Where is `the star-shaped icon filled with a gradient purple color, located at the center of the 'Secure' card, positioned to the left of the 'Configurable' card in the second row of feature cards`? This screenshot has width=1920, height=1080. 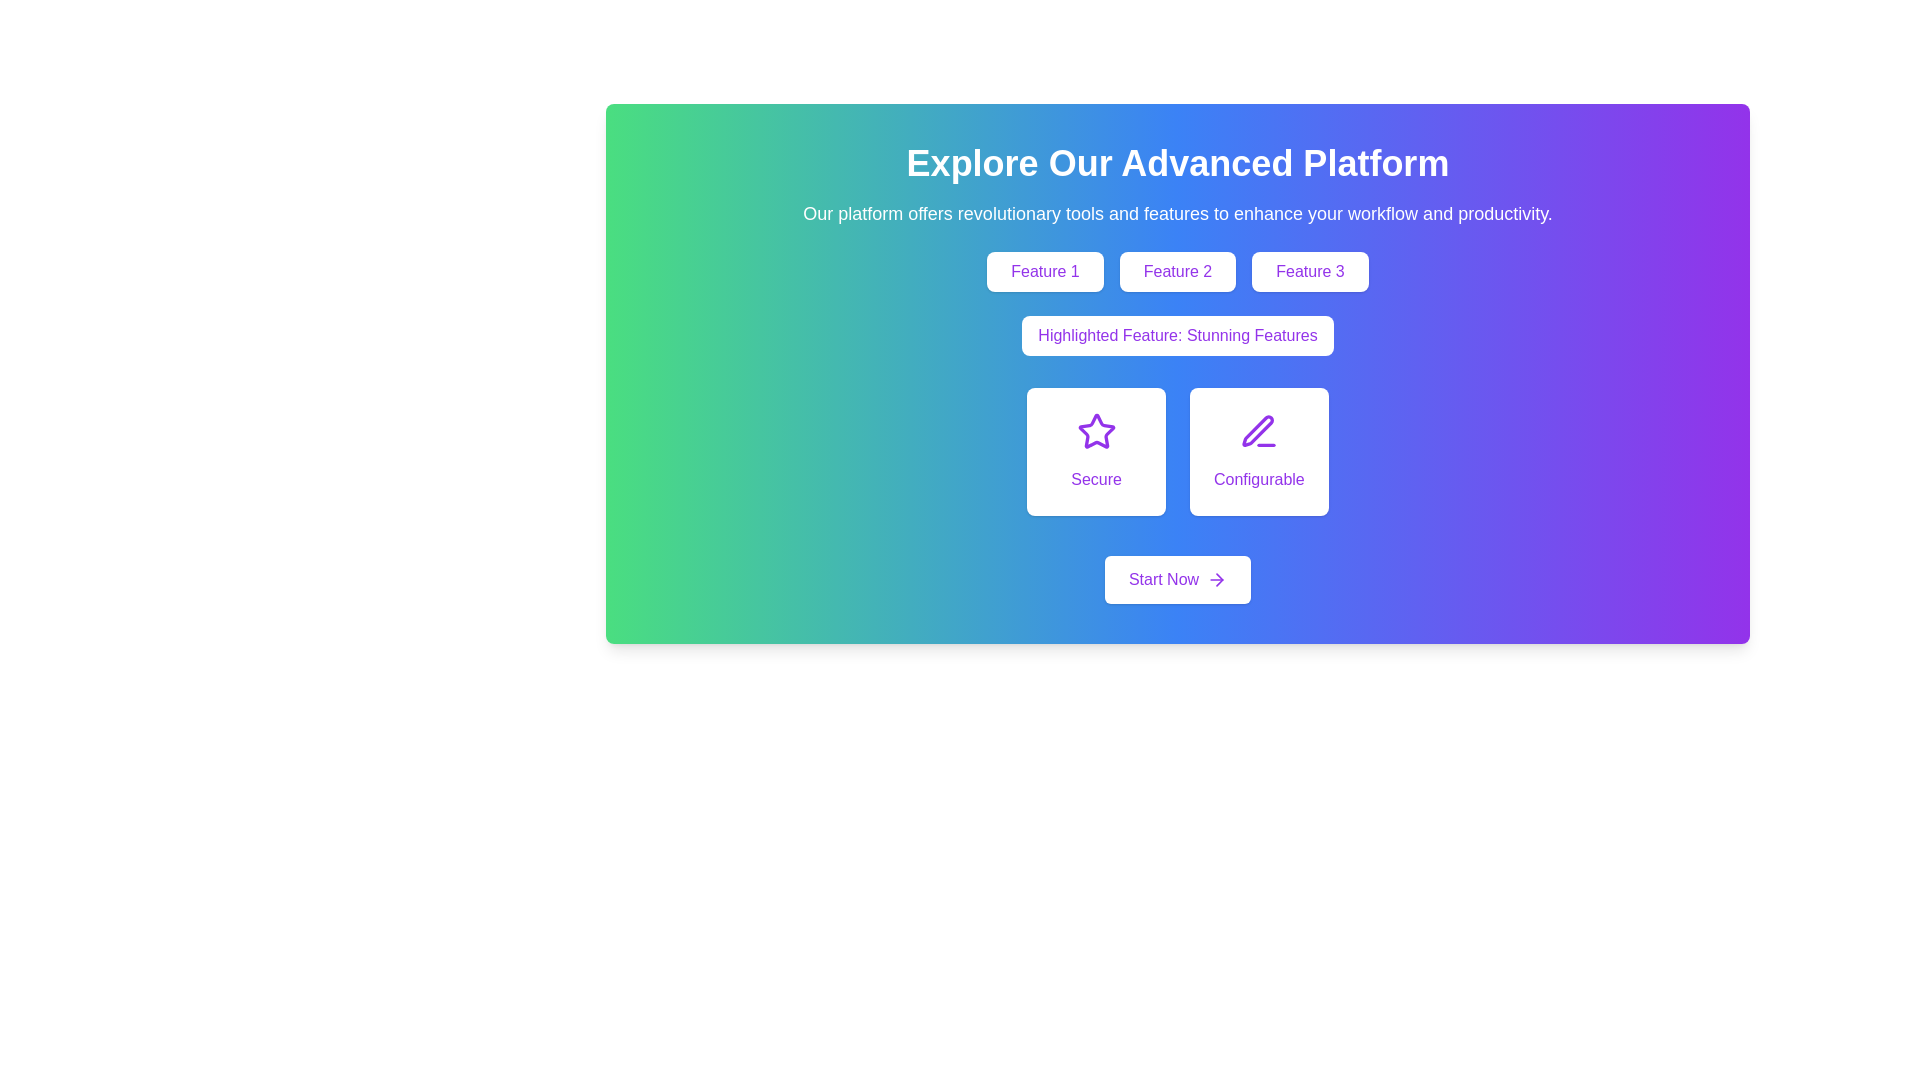 the star-shaped icon filled with a gradient purple color, located at the center of the 'Secure' card, positioned to the left of the 'Configurable' card in the second row of feature cards is located at coordinates (1095, 430).